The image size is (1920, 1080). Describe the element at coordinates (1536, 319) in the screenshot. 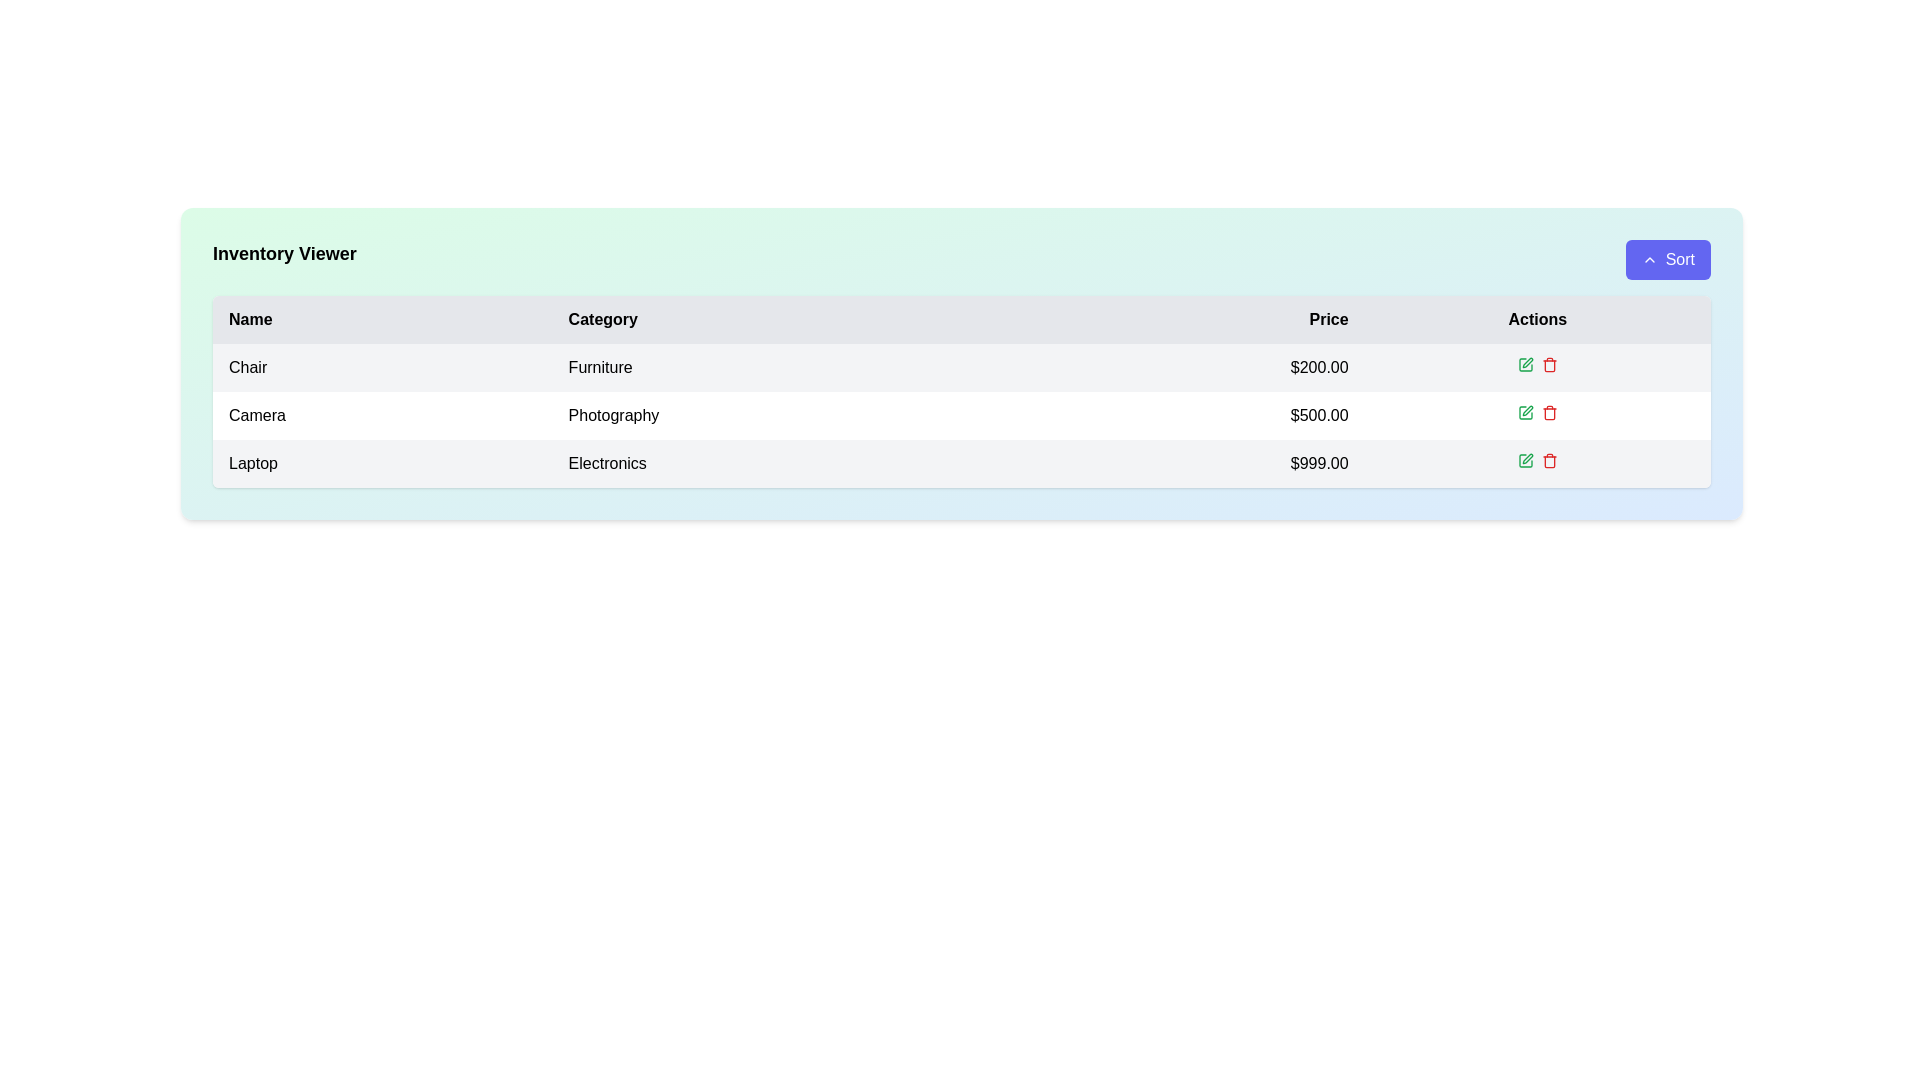

I see `the 'Actions' column header, which is the fourth and rightmost header in the row titled 'Name, Category, Price, Actions'` at that location.